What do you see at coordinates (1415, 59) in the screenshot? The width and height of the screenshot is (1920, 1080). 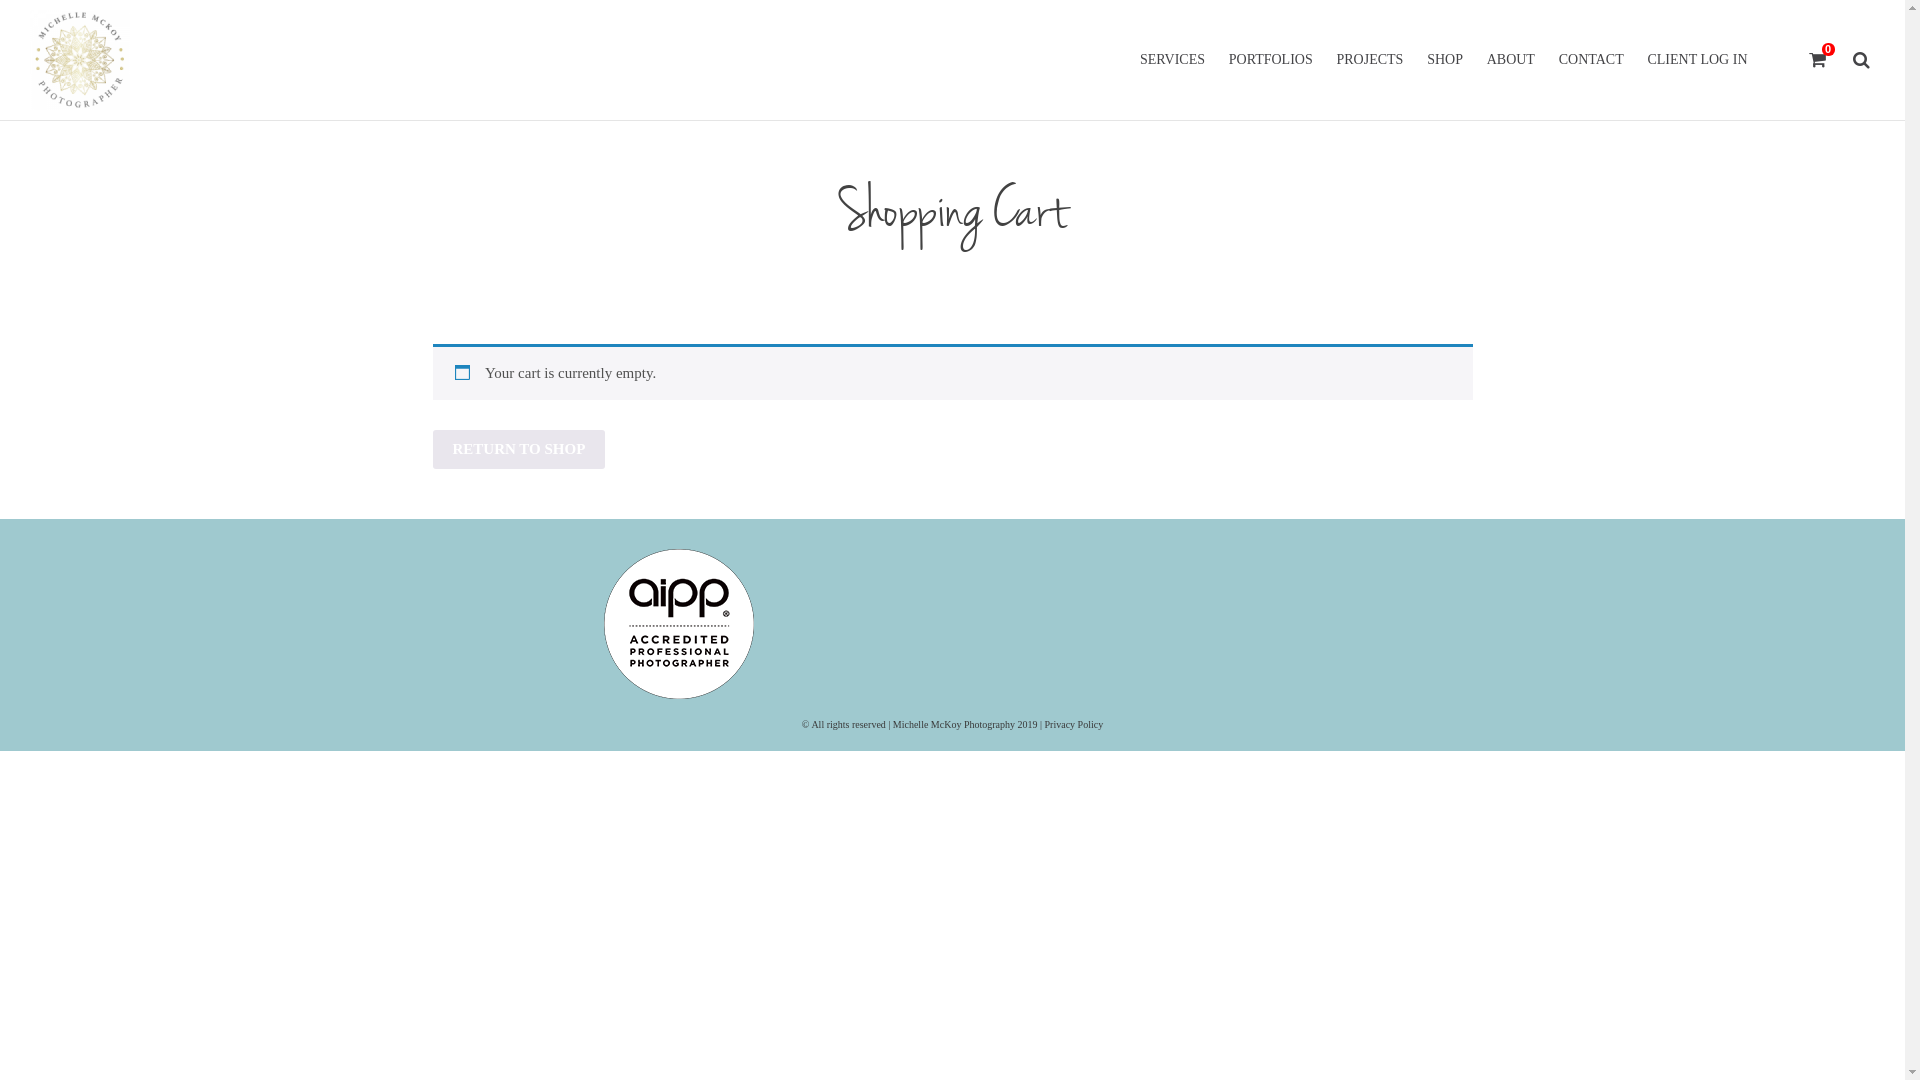 I see `'SHOP'` at bounding box center [1415, 59].